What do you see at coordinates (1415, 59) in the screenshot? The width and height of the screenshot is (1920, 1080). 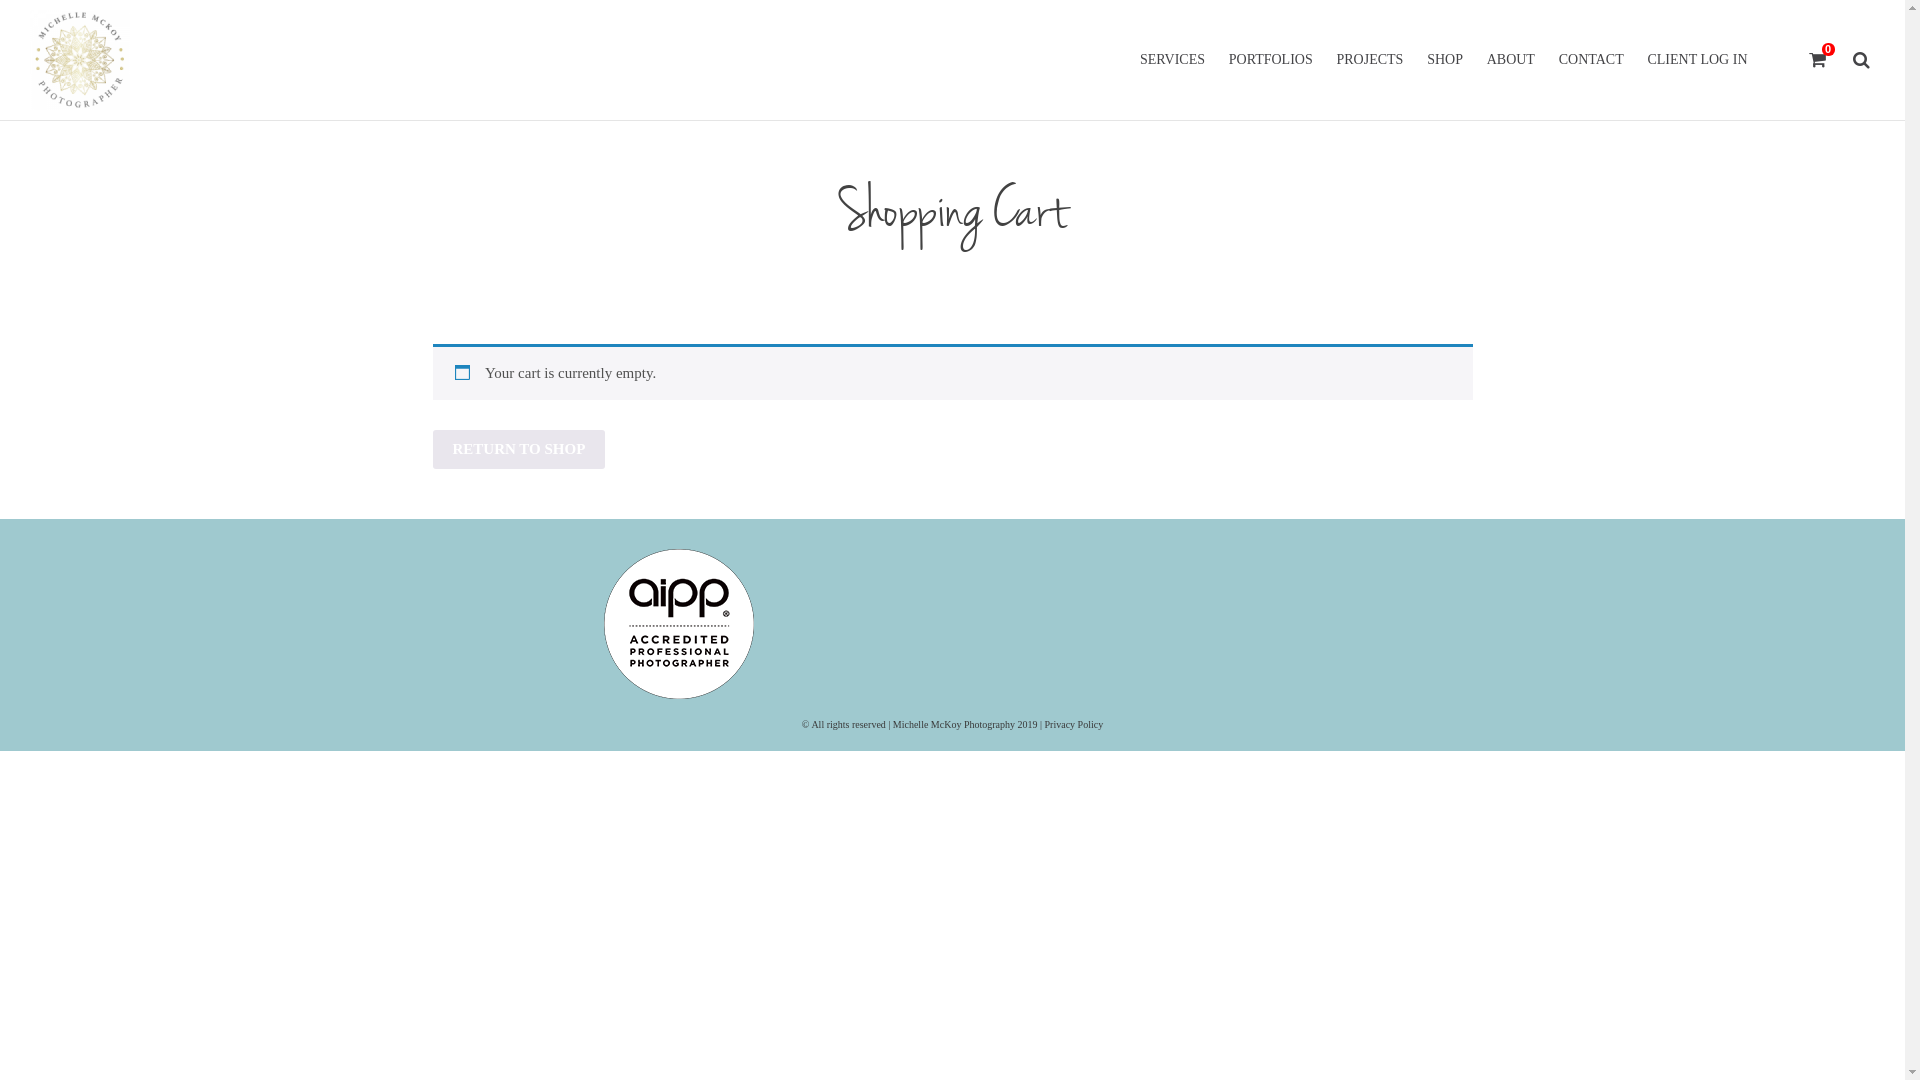 I see `'SHOP'` at bounding box center [1415, 59].